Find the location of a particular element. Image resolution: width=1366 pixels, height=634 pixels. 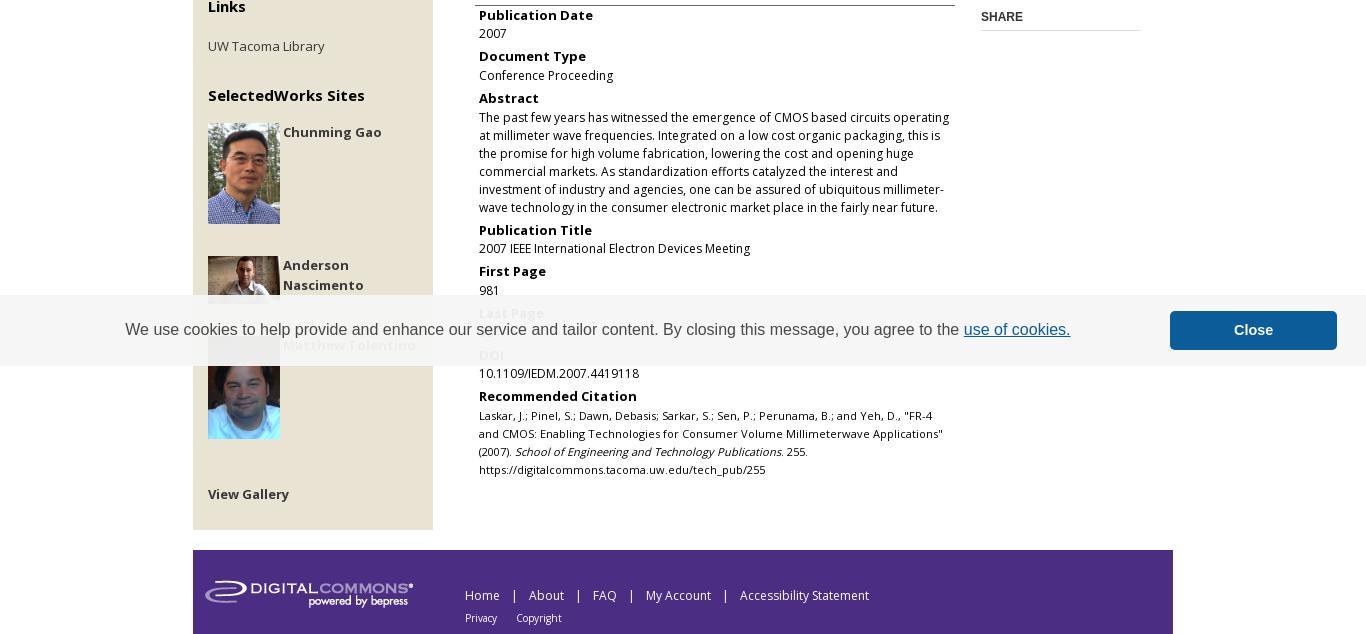

'Copyright' is located at coordinates (515, 617).